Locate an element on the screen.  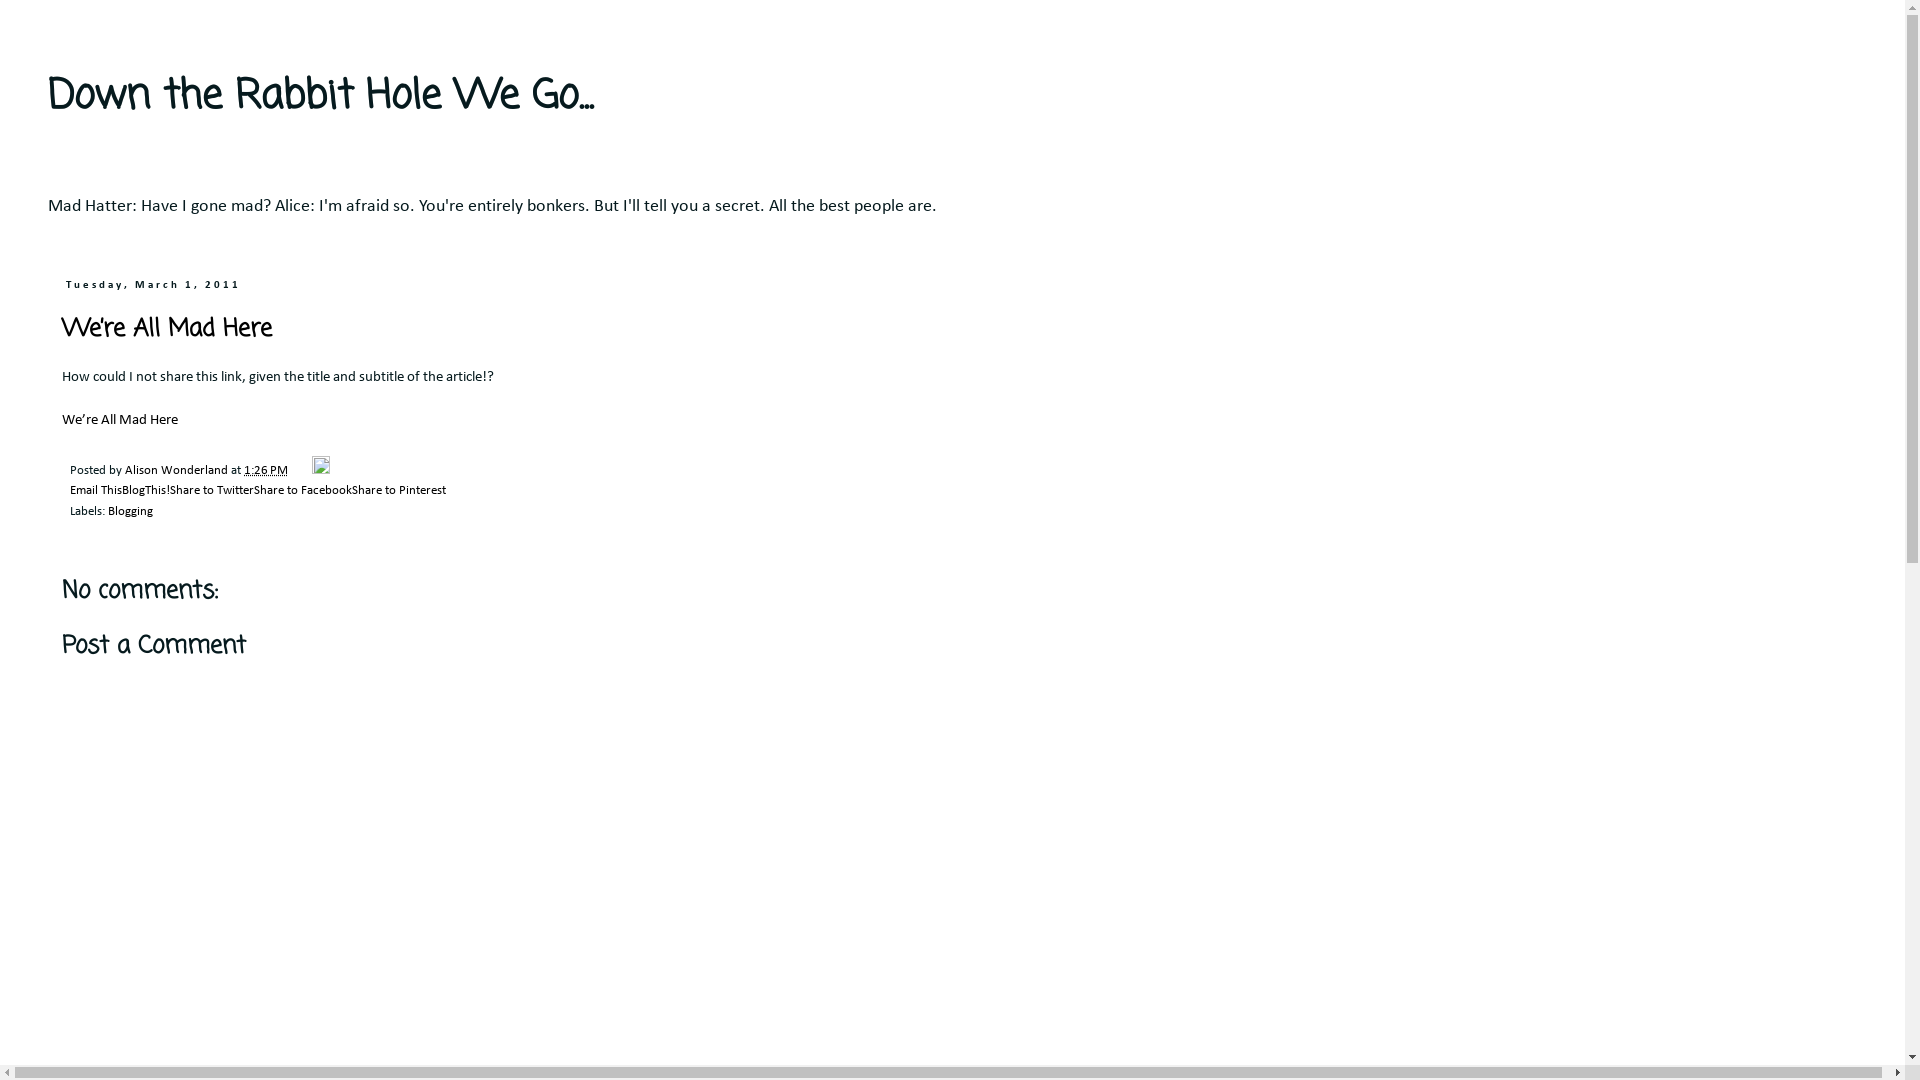
'Blogging' is located at coordinates (129, 511).